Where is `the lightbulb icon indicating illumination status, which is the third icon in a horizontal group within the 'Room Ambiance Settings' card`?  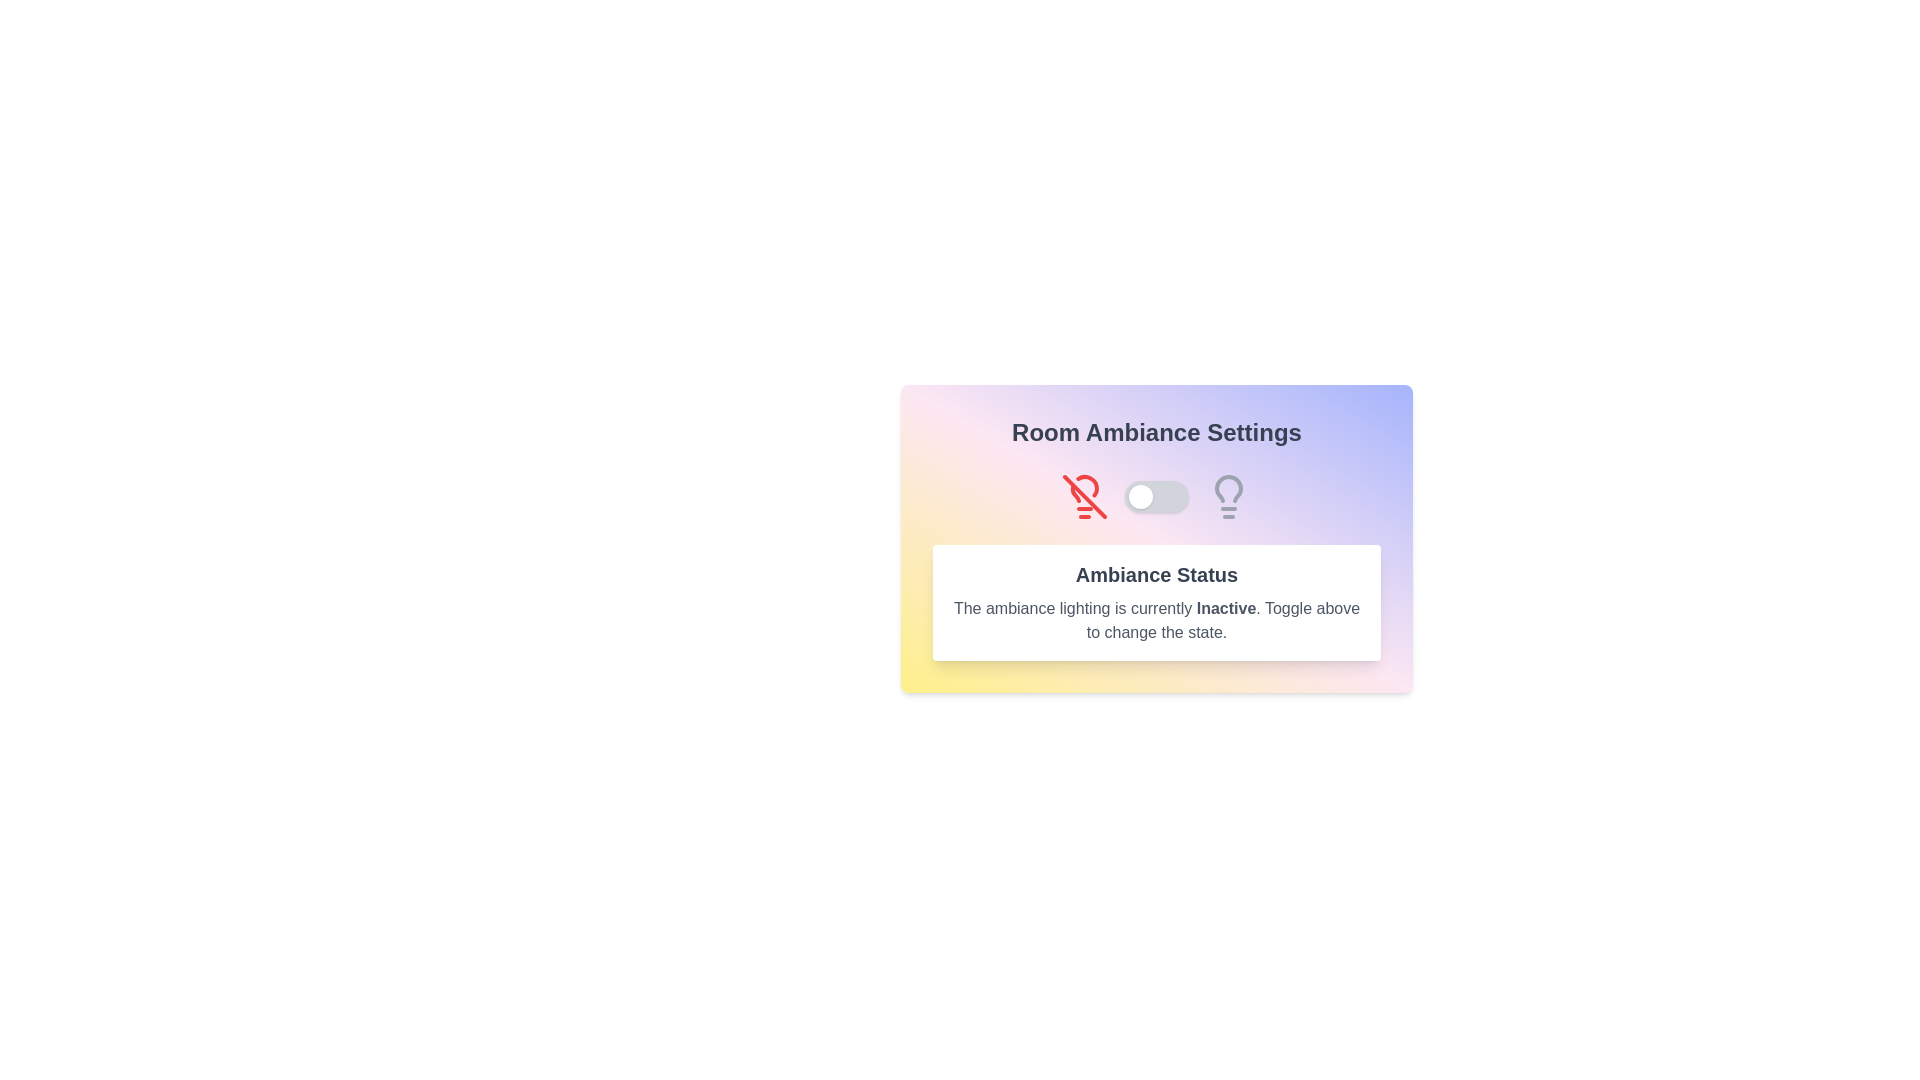 the lightbulb icon indicating illumination status, which is the third icon in a horizontal group within the 'Room Ambiance Settings' card is located at coordinates (1227, 496).